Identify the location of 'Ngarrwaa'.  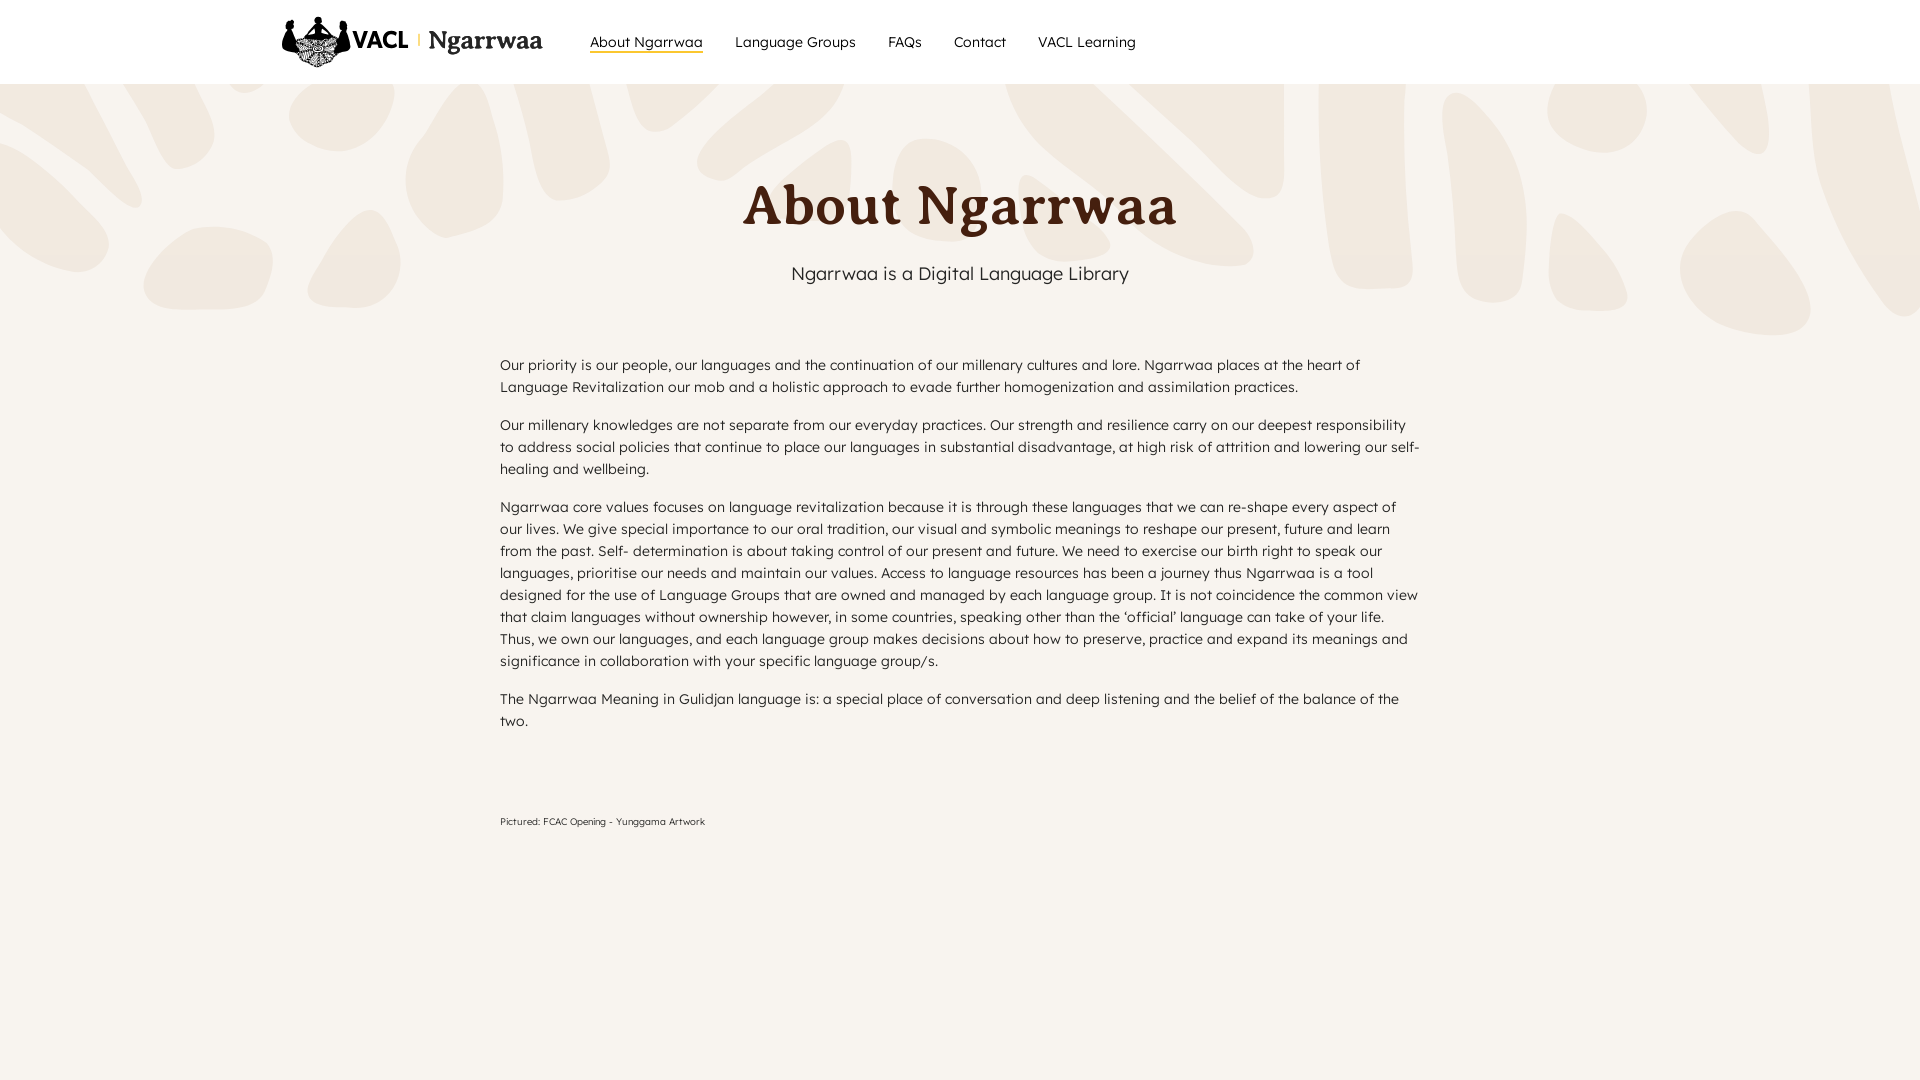
(415, 42).